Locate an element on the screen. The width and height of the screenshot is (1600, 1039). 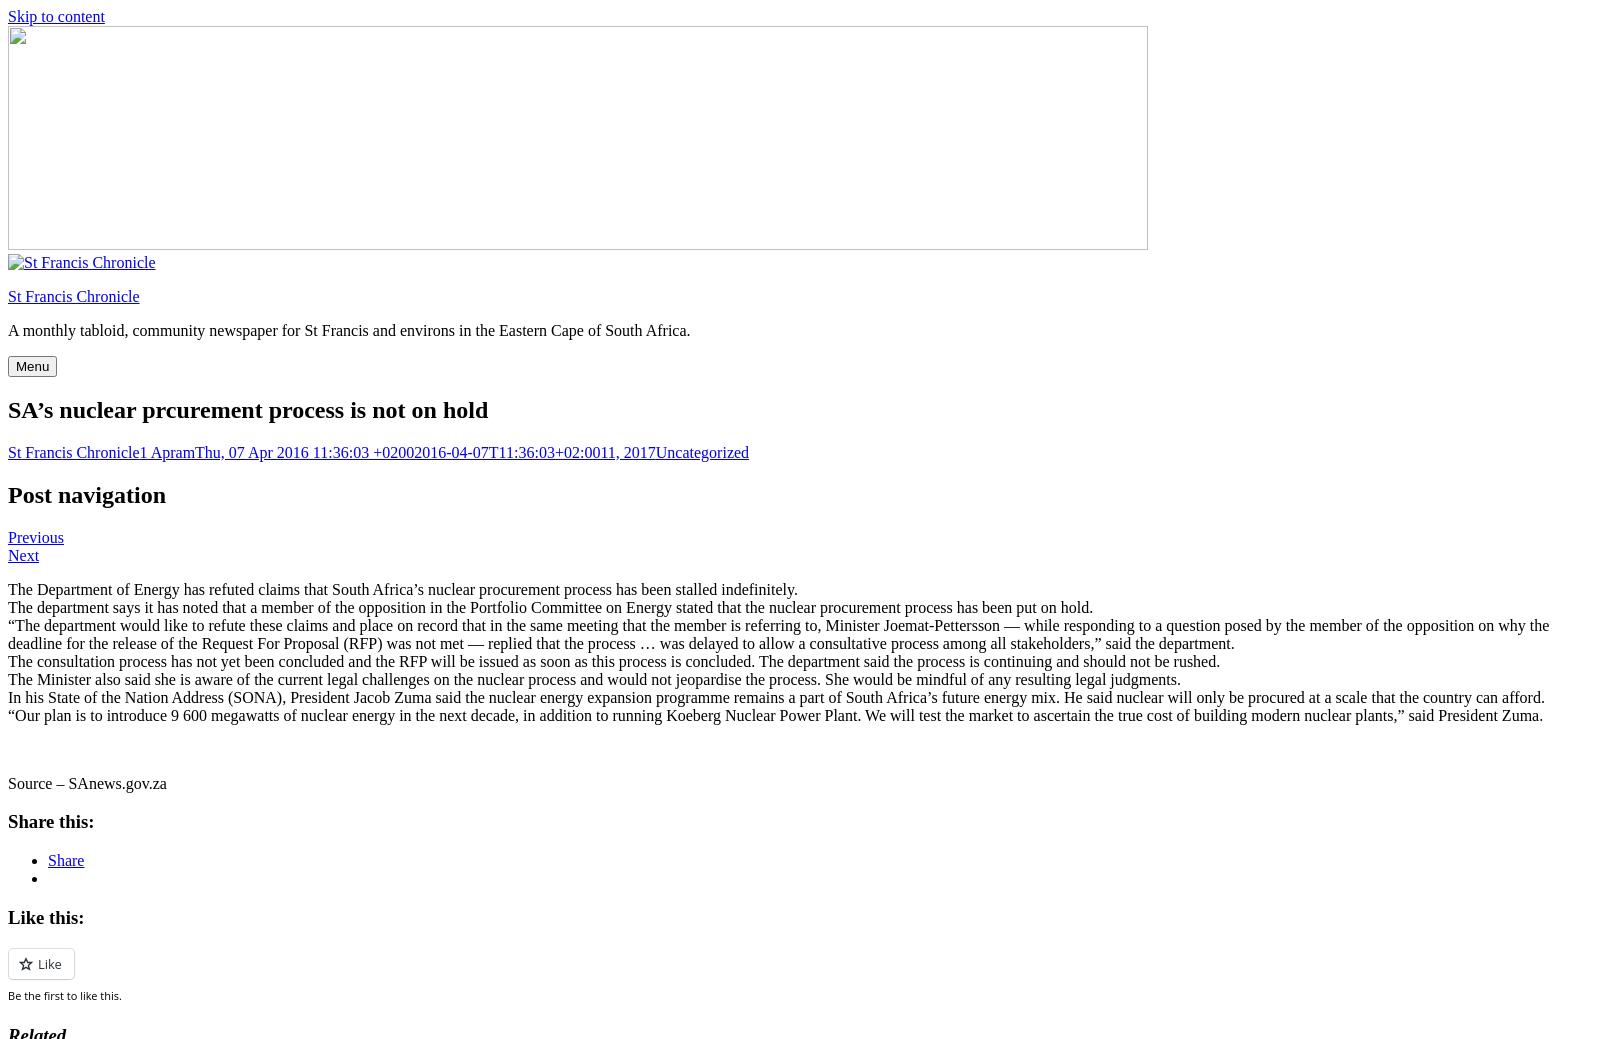
'“The department would like to refute these claims and place on record that in the same meeting that the member is referring to, Minister Joemat-Pettersson — while responding to a question posed by the member of the opposition on why the deadline for the release of the Request For Proposal (RFP) was not met — replied that the process … was delayed to allow a consultative process among all stakeholders,” said the department.' is located at coordinates (778, 633).